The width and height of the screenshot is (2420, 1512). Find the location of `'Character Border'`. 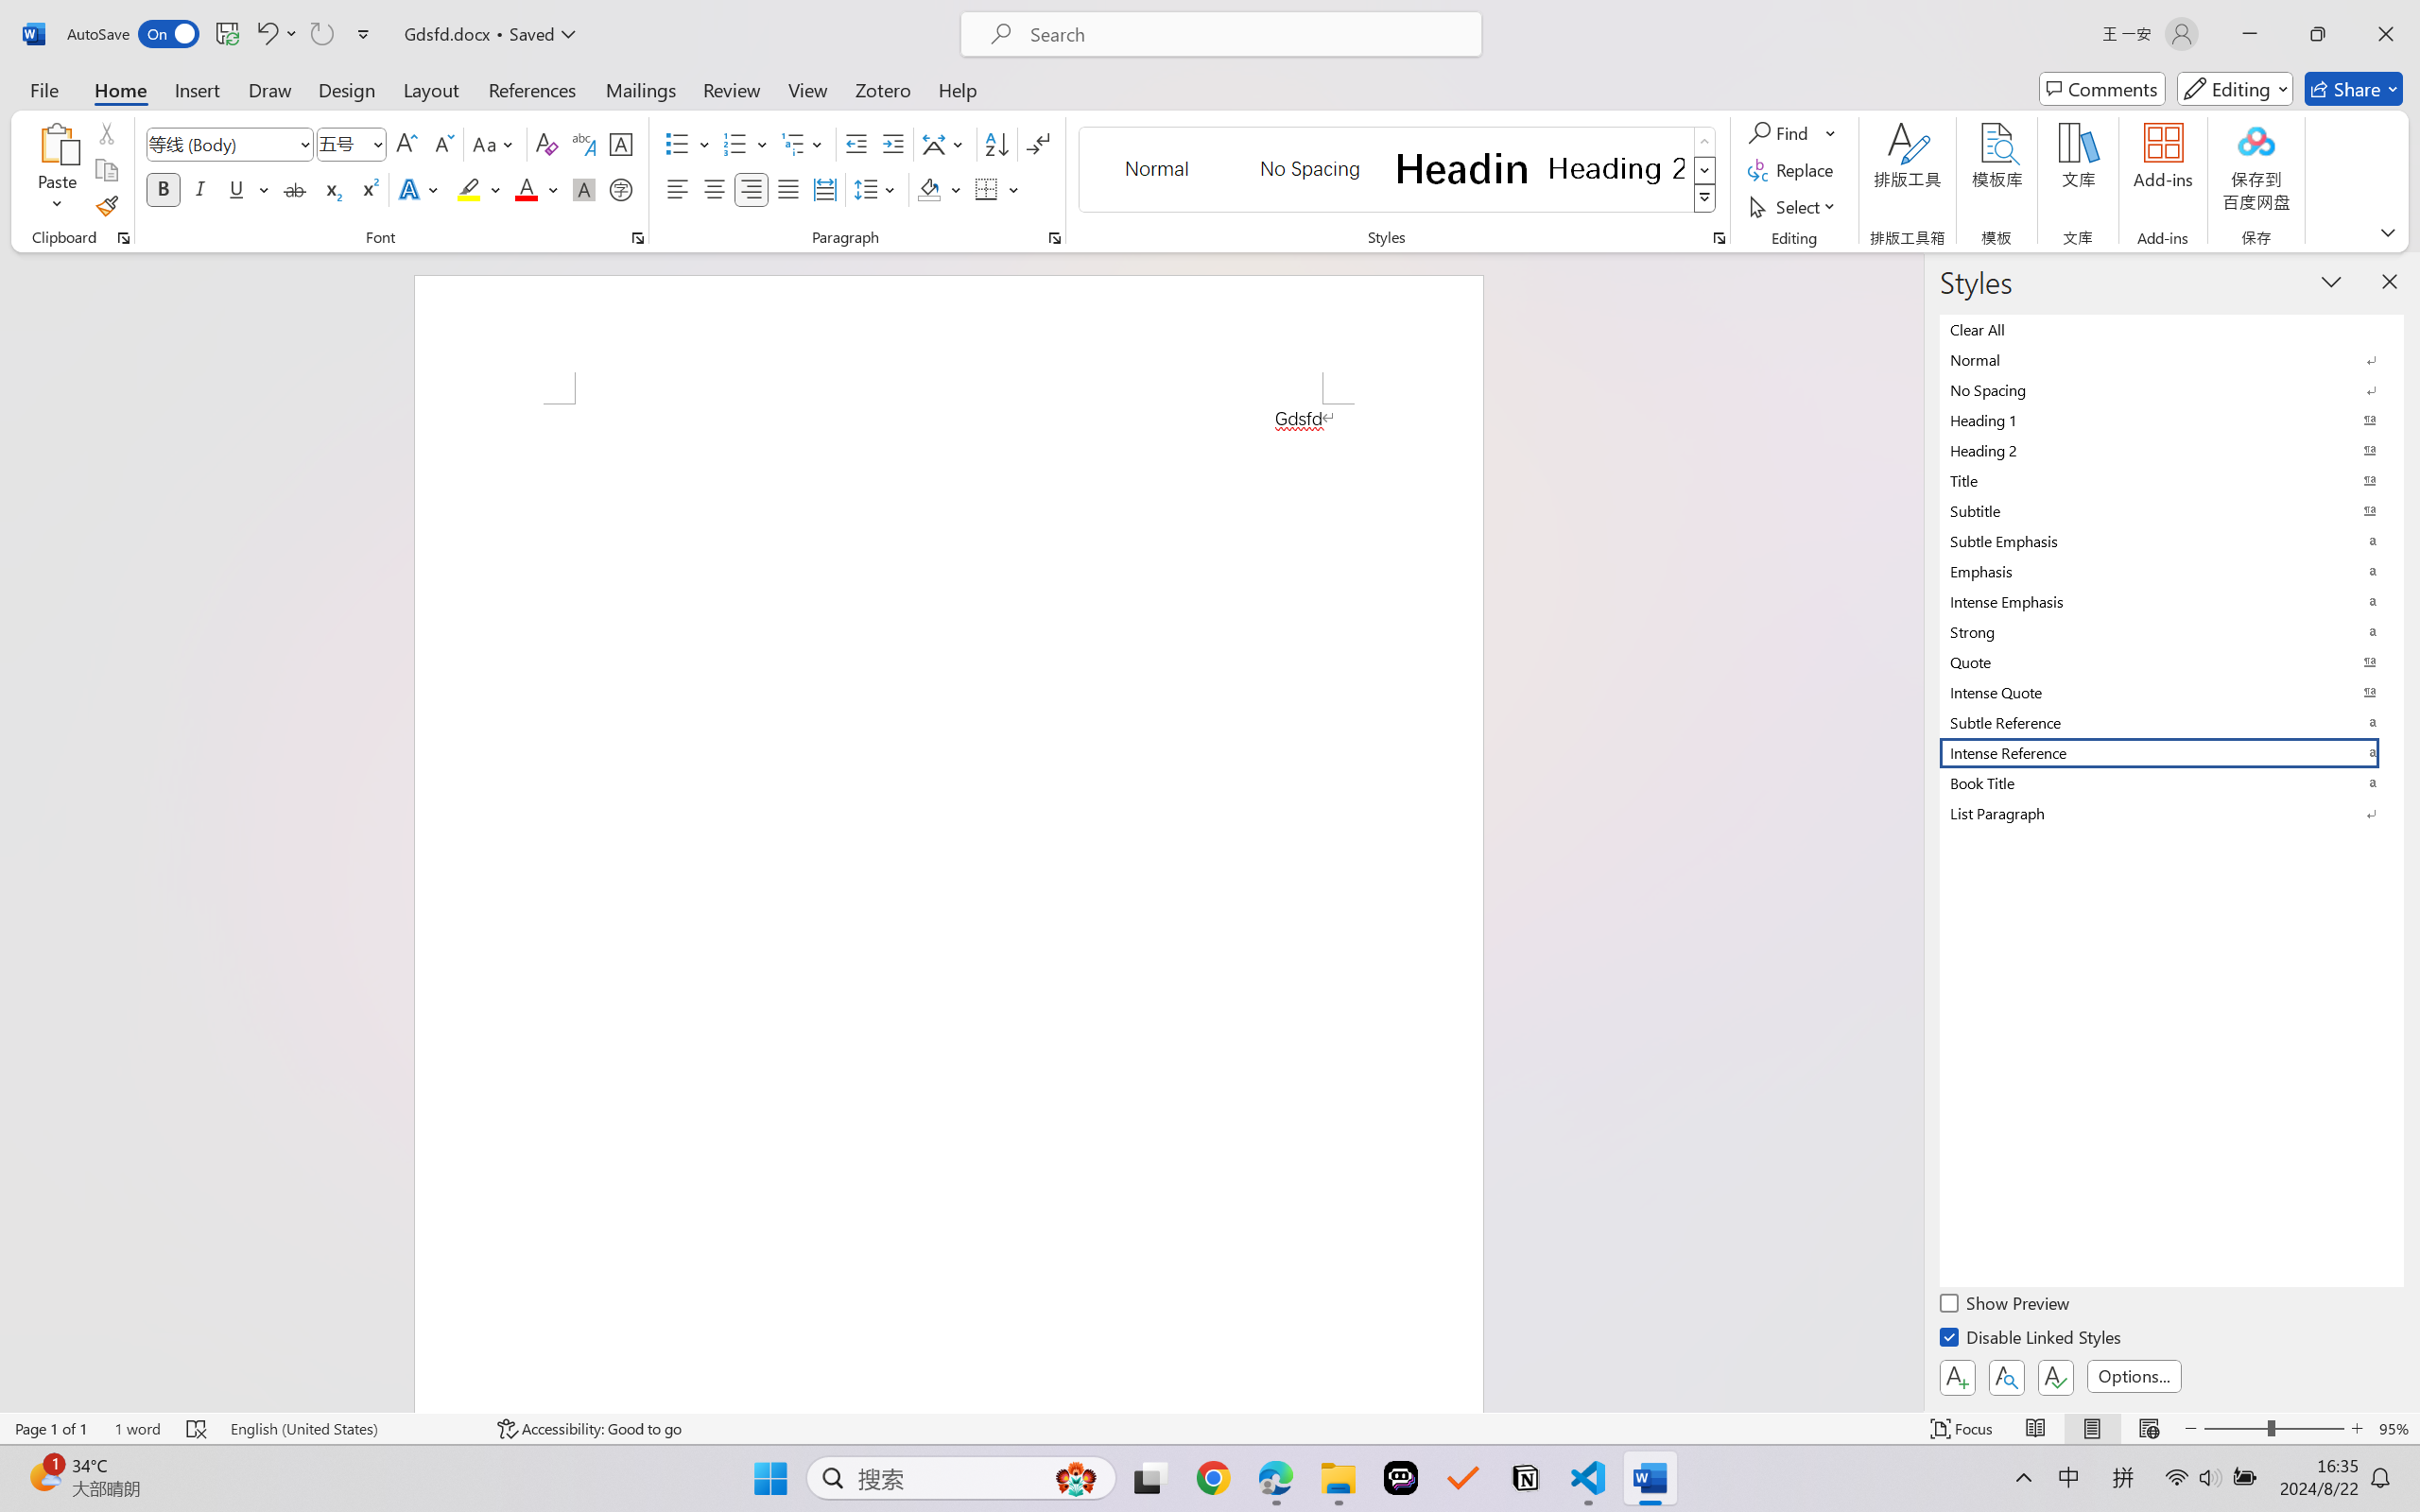

'Character Border' is located at coordinates (621, 144).